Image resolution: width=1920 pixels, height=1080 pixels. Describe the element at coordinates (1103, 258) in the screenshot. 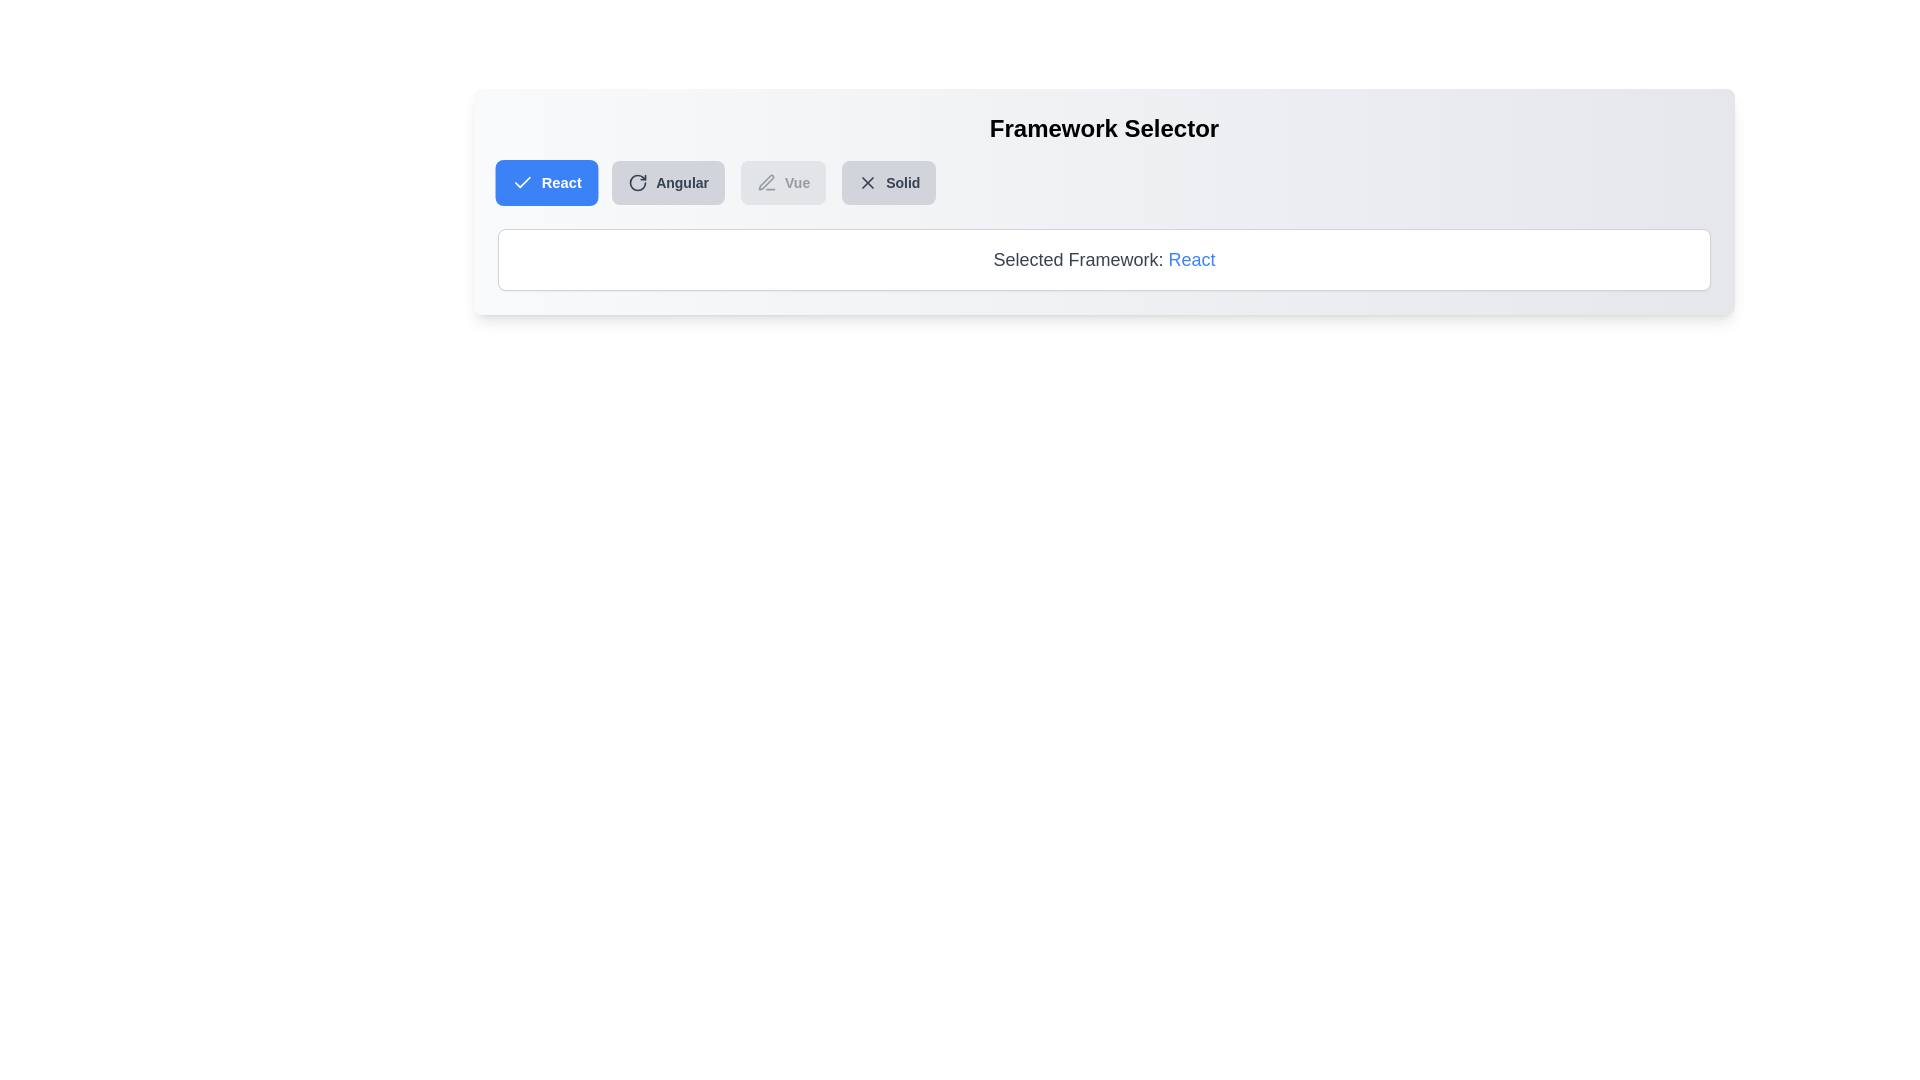

I see `the text display box that shows the currently selected framework ('React'). This box is located below the 'Framework Selector' title and the row of framework options` at that location.